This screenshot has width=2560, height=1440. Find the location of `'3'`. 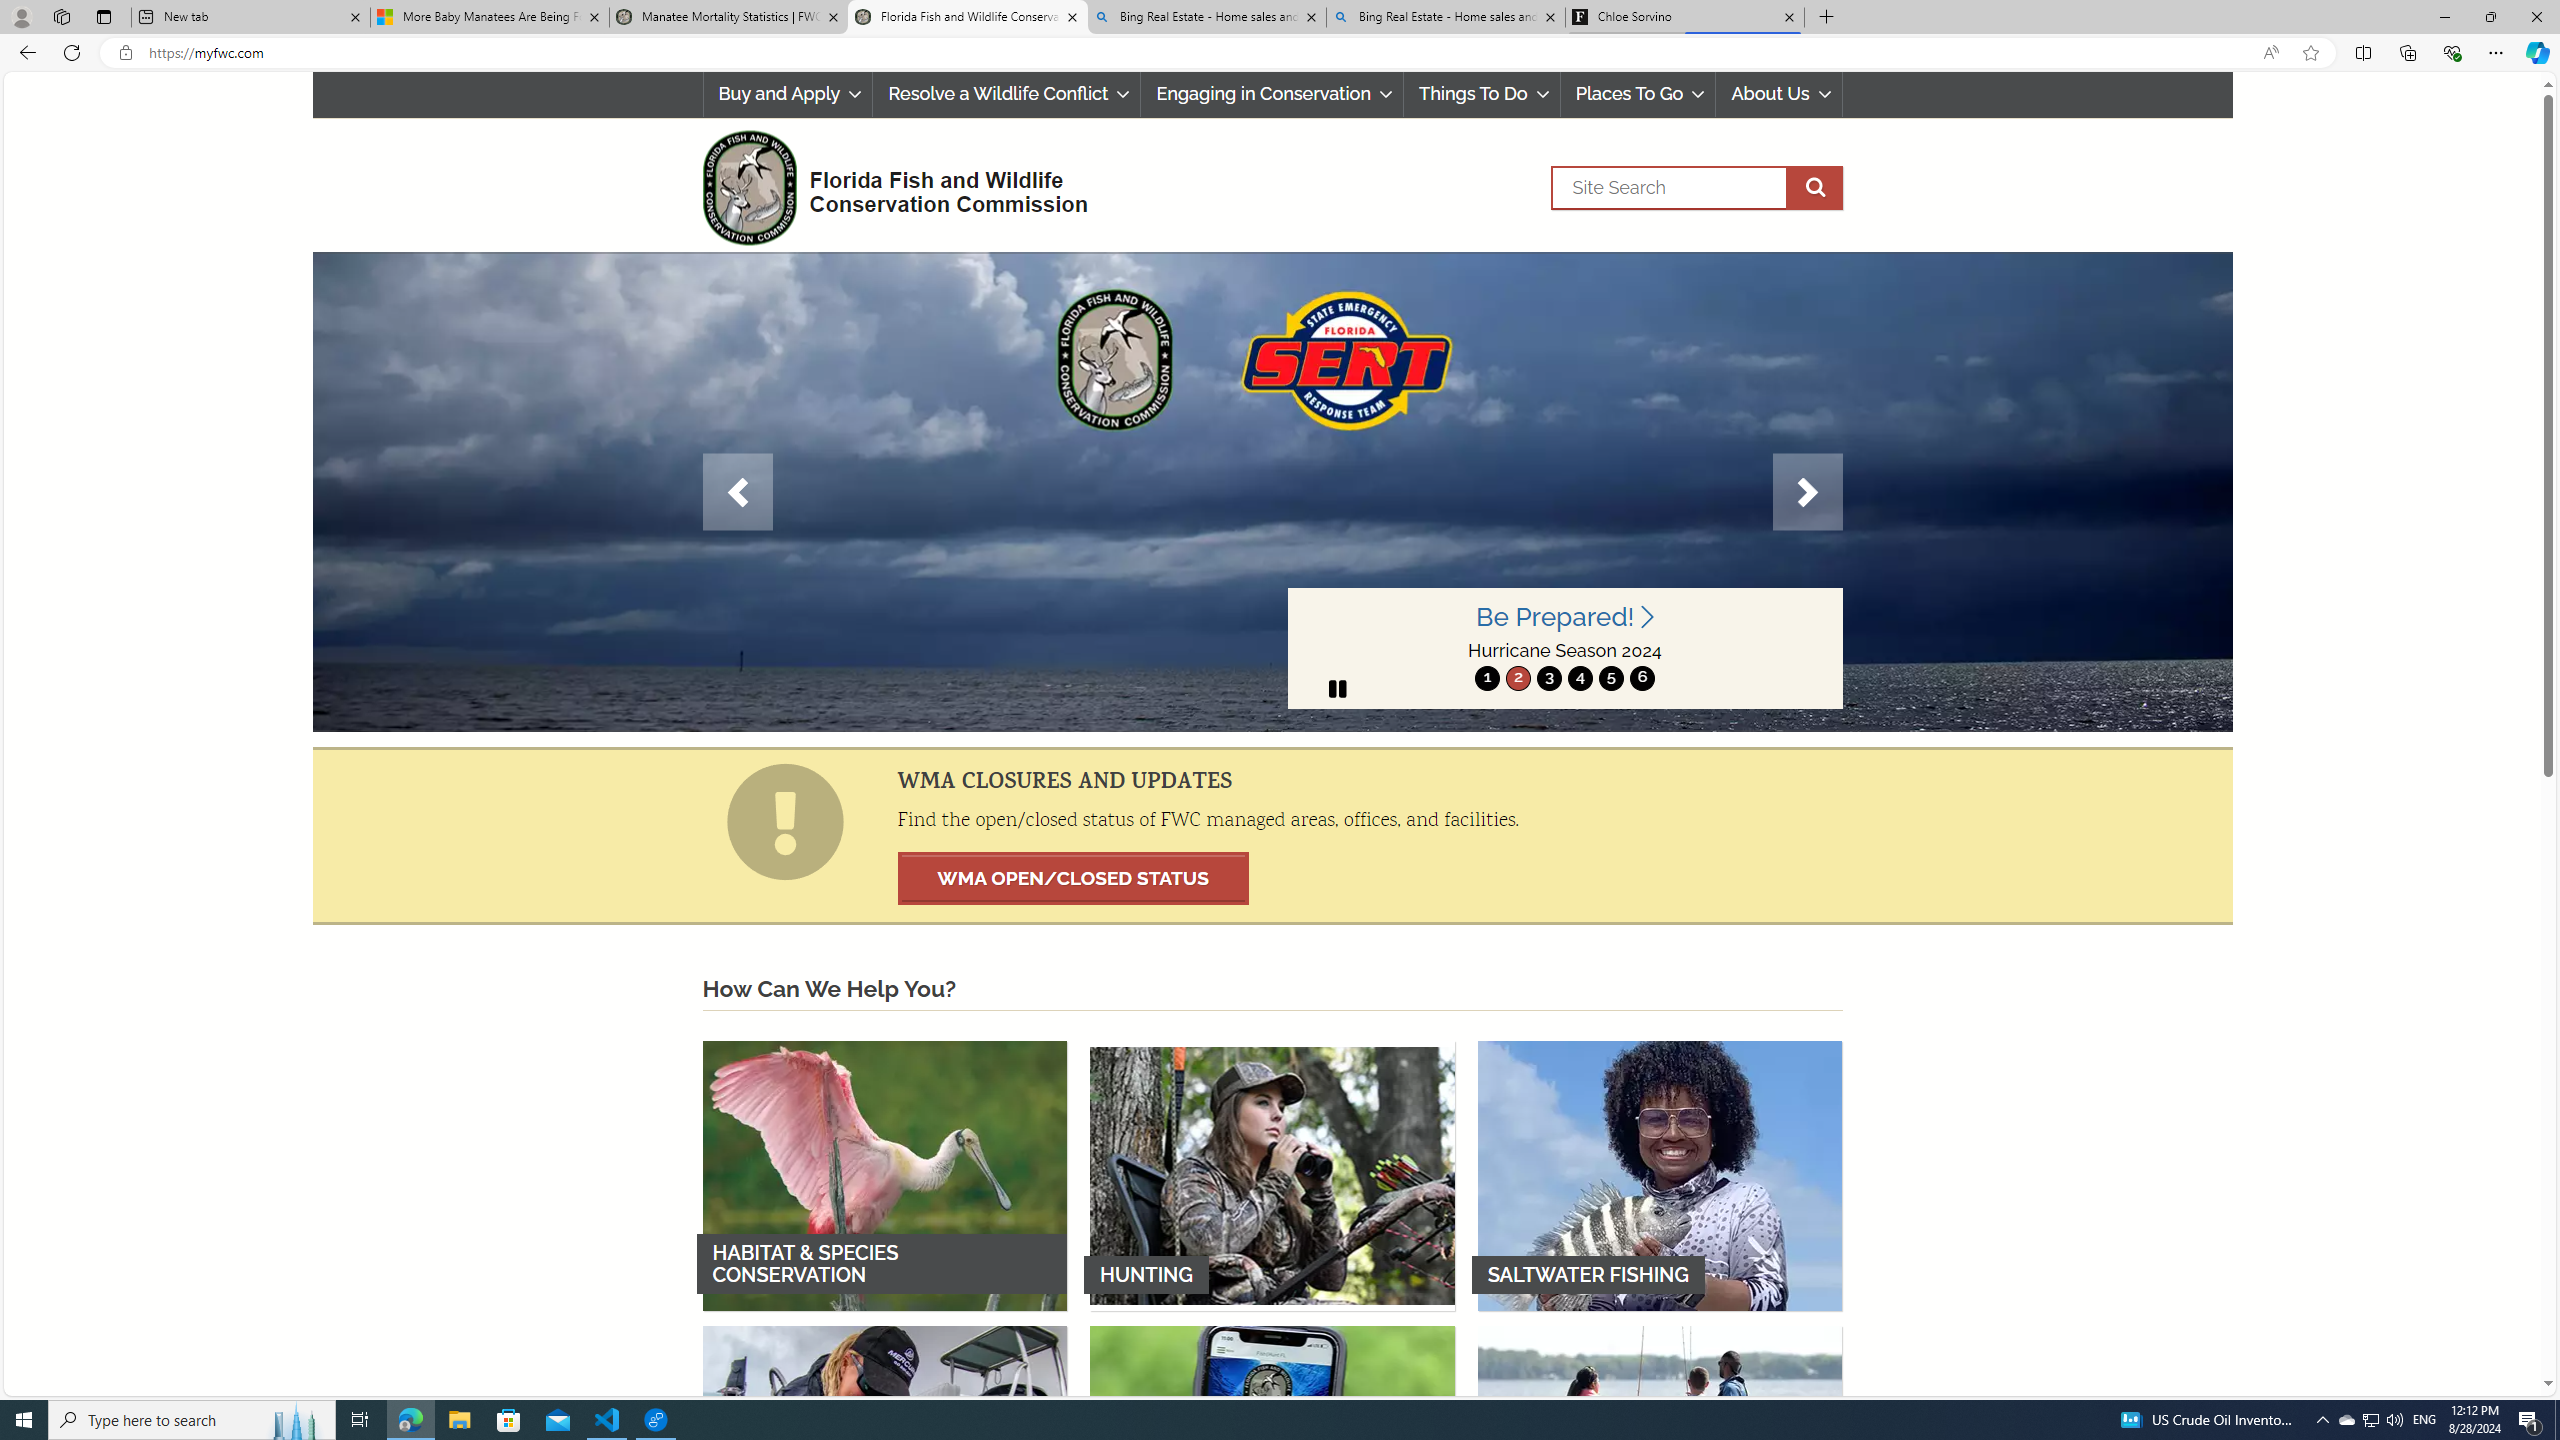

'3' is located at coordinates (1548, 677).